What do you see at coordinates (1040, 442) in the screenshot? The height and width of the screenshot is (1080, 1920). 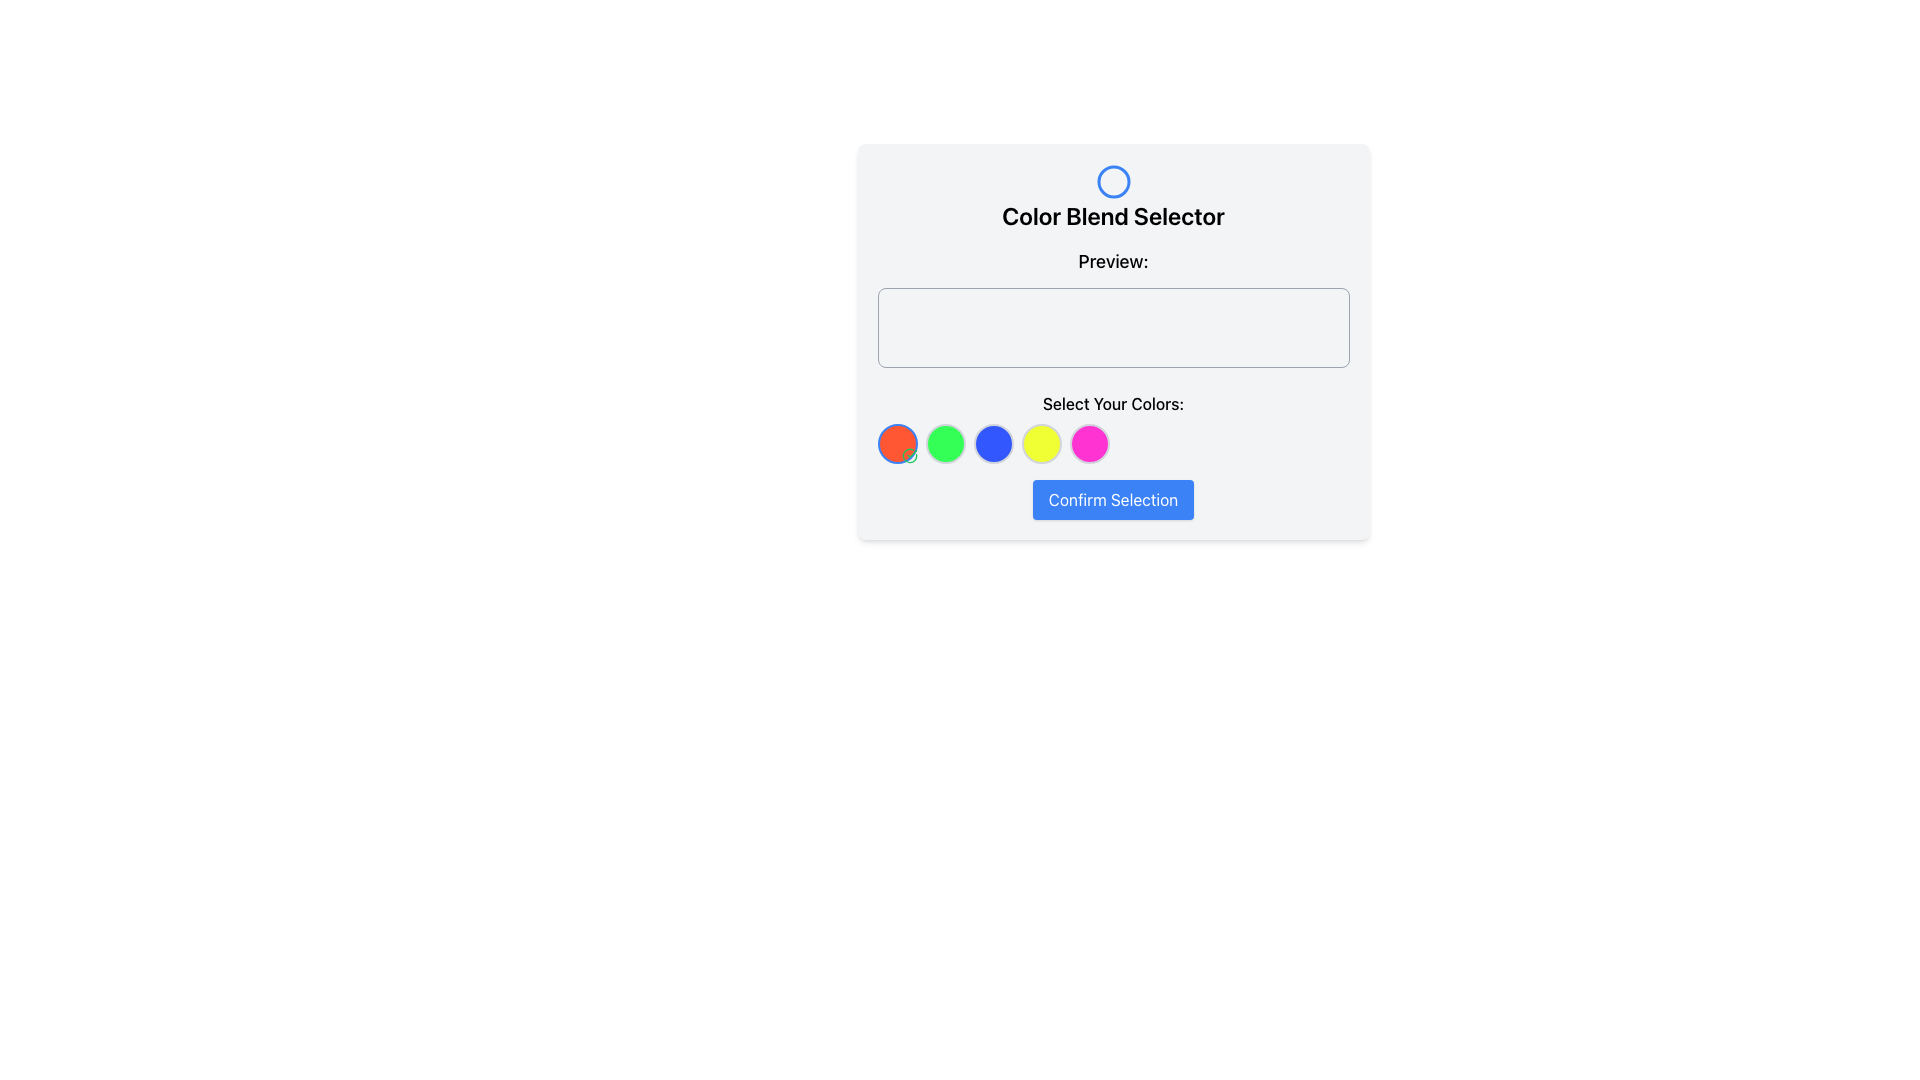 I see `the fifth circular color selection button in the horizontal arrangement labeled 'Select Your Colors:'` at bounding box center [1040, 442].